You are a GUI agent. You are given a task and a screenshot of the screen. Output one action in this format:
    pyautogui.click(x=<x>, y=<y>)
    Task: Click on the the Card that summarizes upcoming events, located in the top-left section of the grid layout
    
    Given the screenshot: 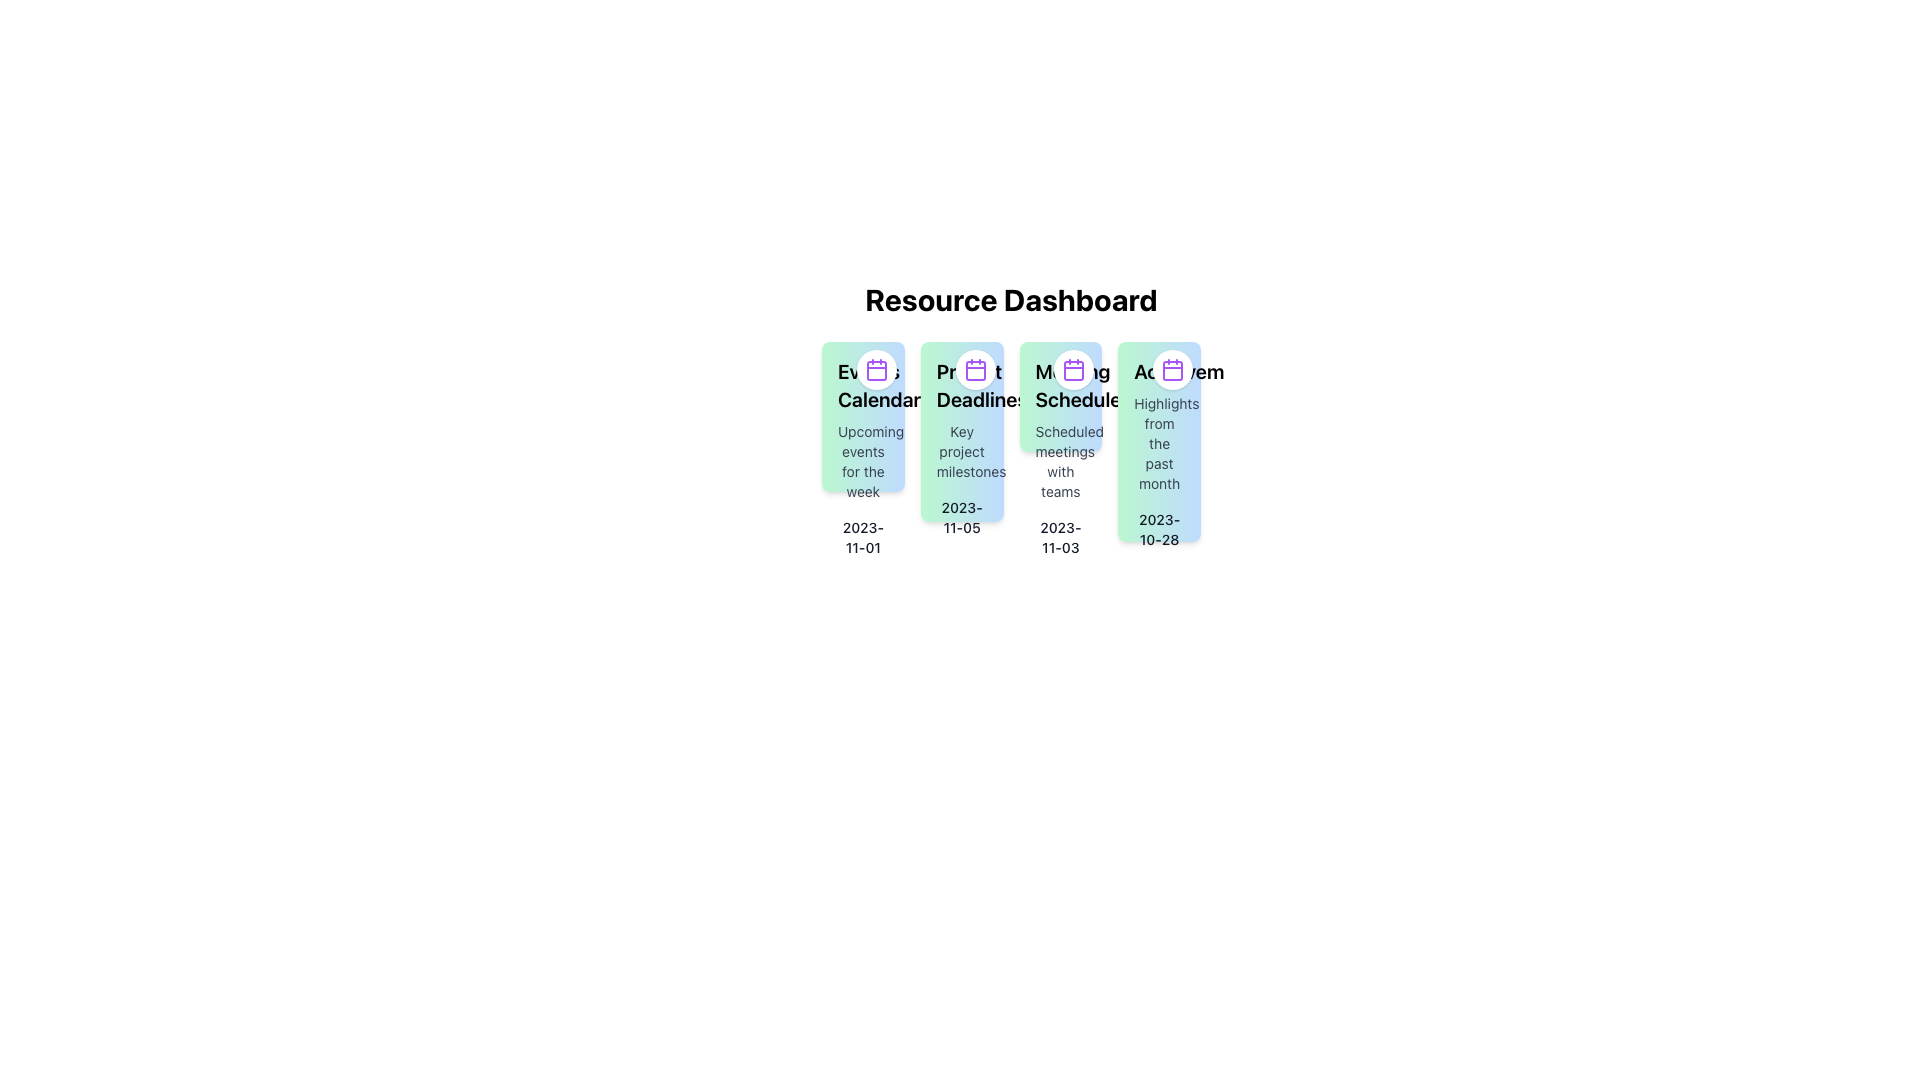 What is the action you would take?
    pyautogui.click(x=863, y=415)
    